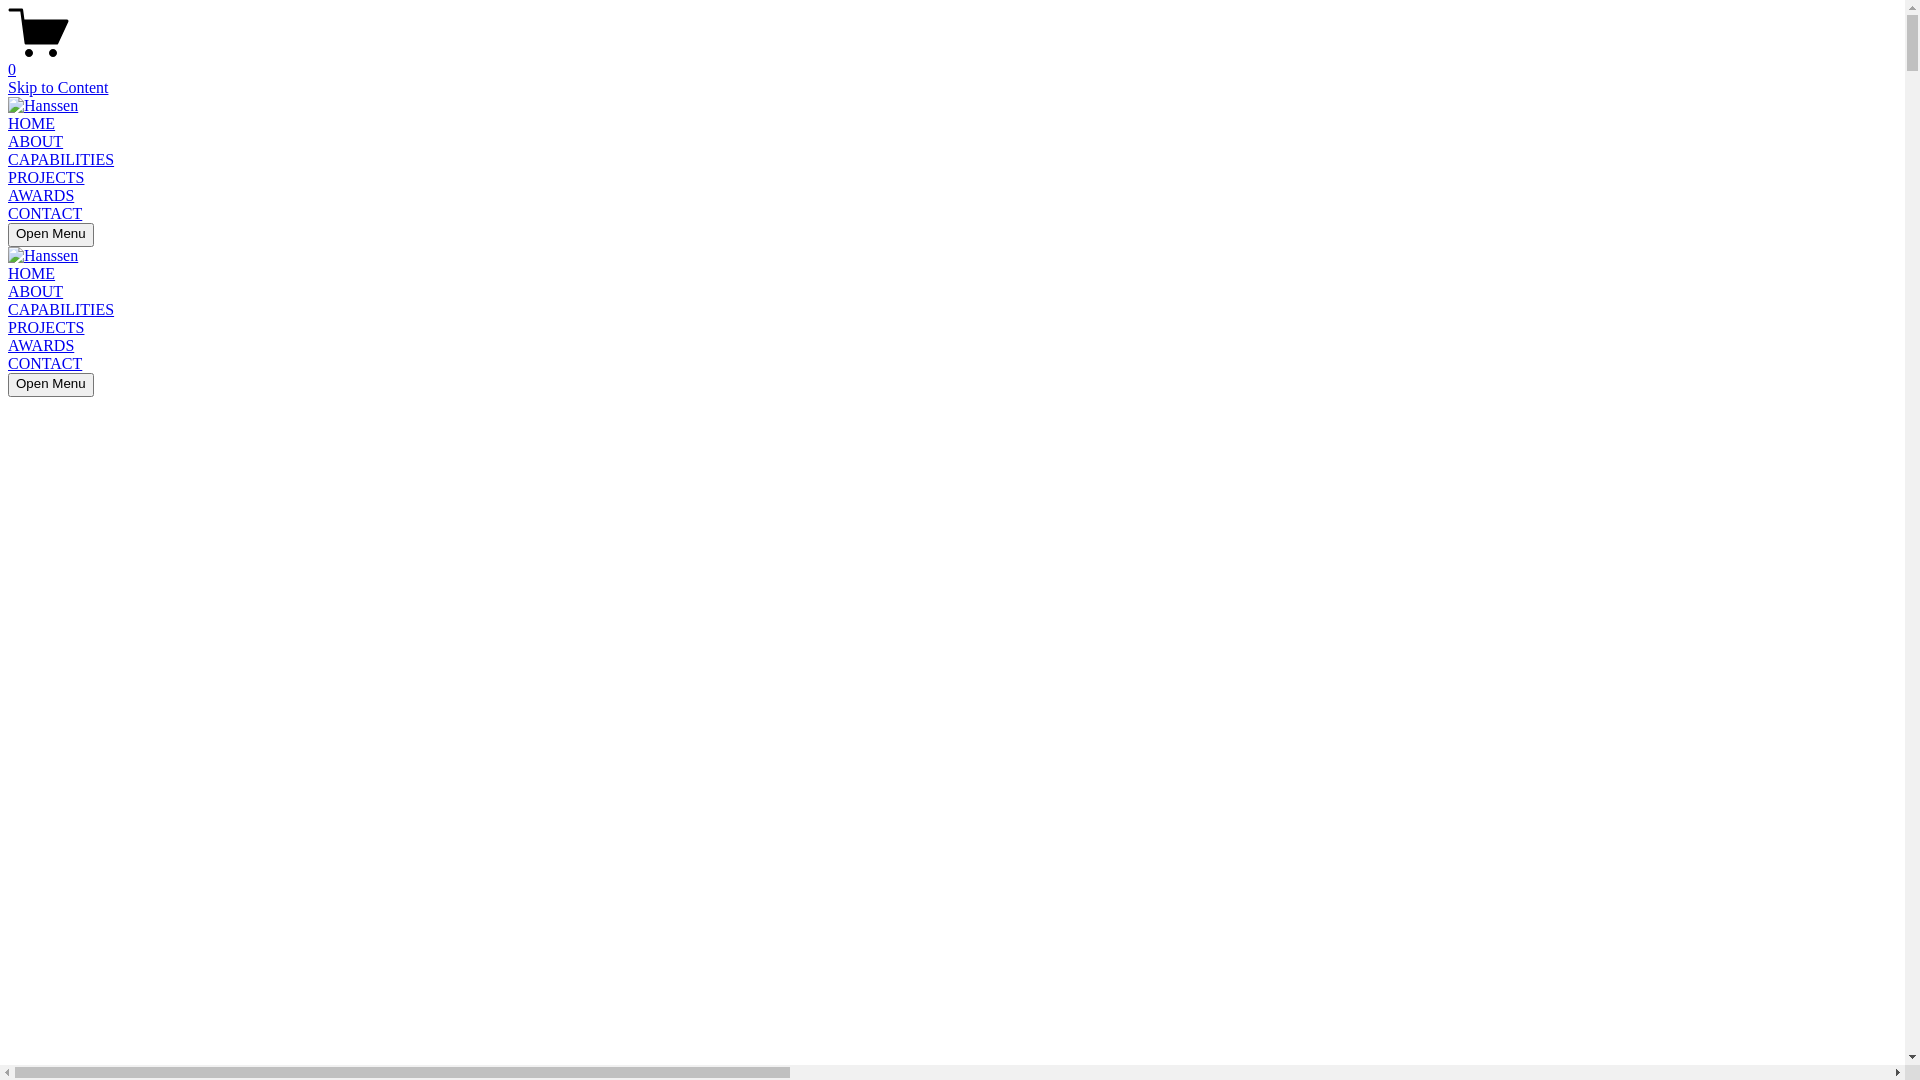  Describe the element at coordinates (951, 60) in the screenshot. I see `'0'` at that location.